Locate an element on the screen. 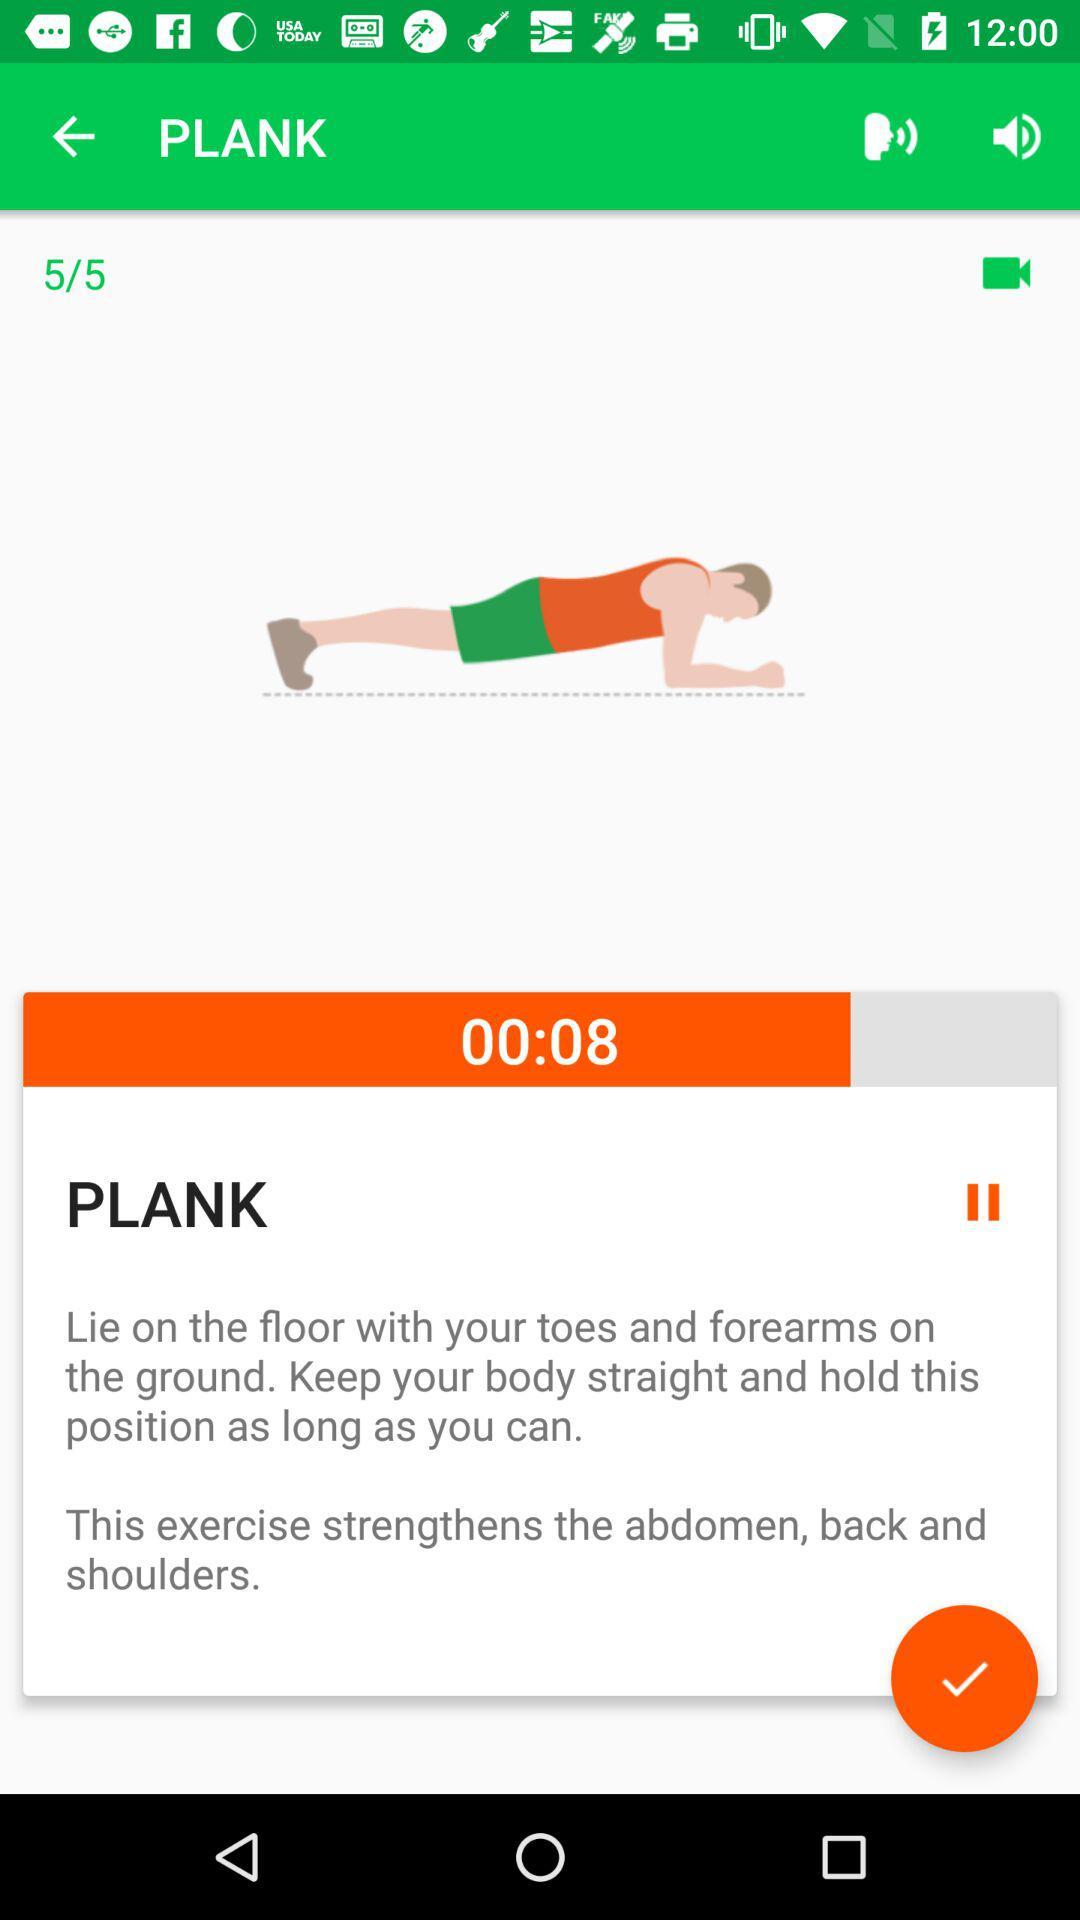 The image size is (1080, 1920). the icon to the left of the plank icon is located at coordinates (72, 135).